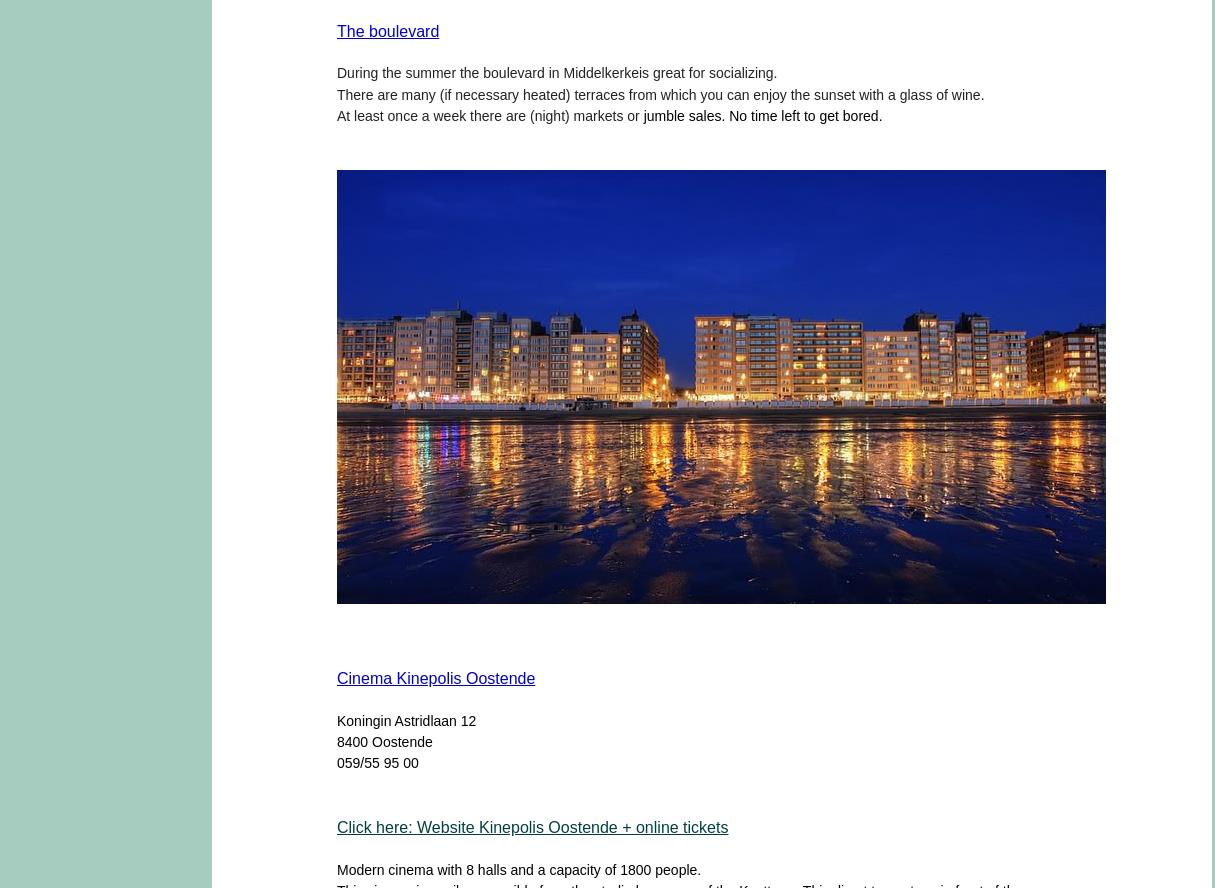 The height and width of the screenshot is (888, 1215). What do you see at coordinates (376, 761) in the screenshot?
I see `'059/55 95 00'` at bounding box center [376, 761].